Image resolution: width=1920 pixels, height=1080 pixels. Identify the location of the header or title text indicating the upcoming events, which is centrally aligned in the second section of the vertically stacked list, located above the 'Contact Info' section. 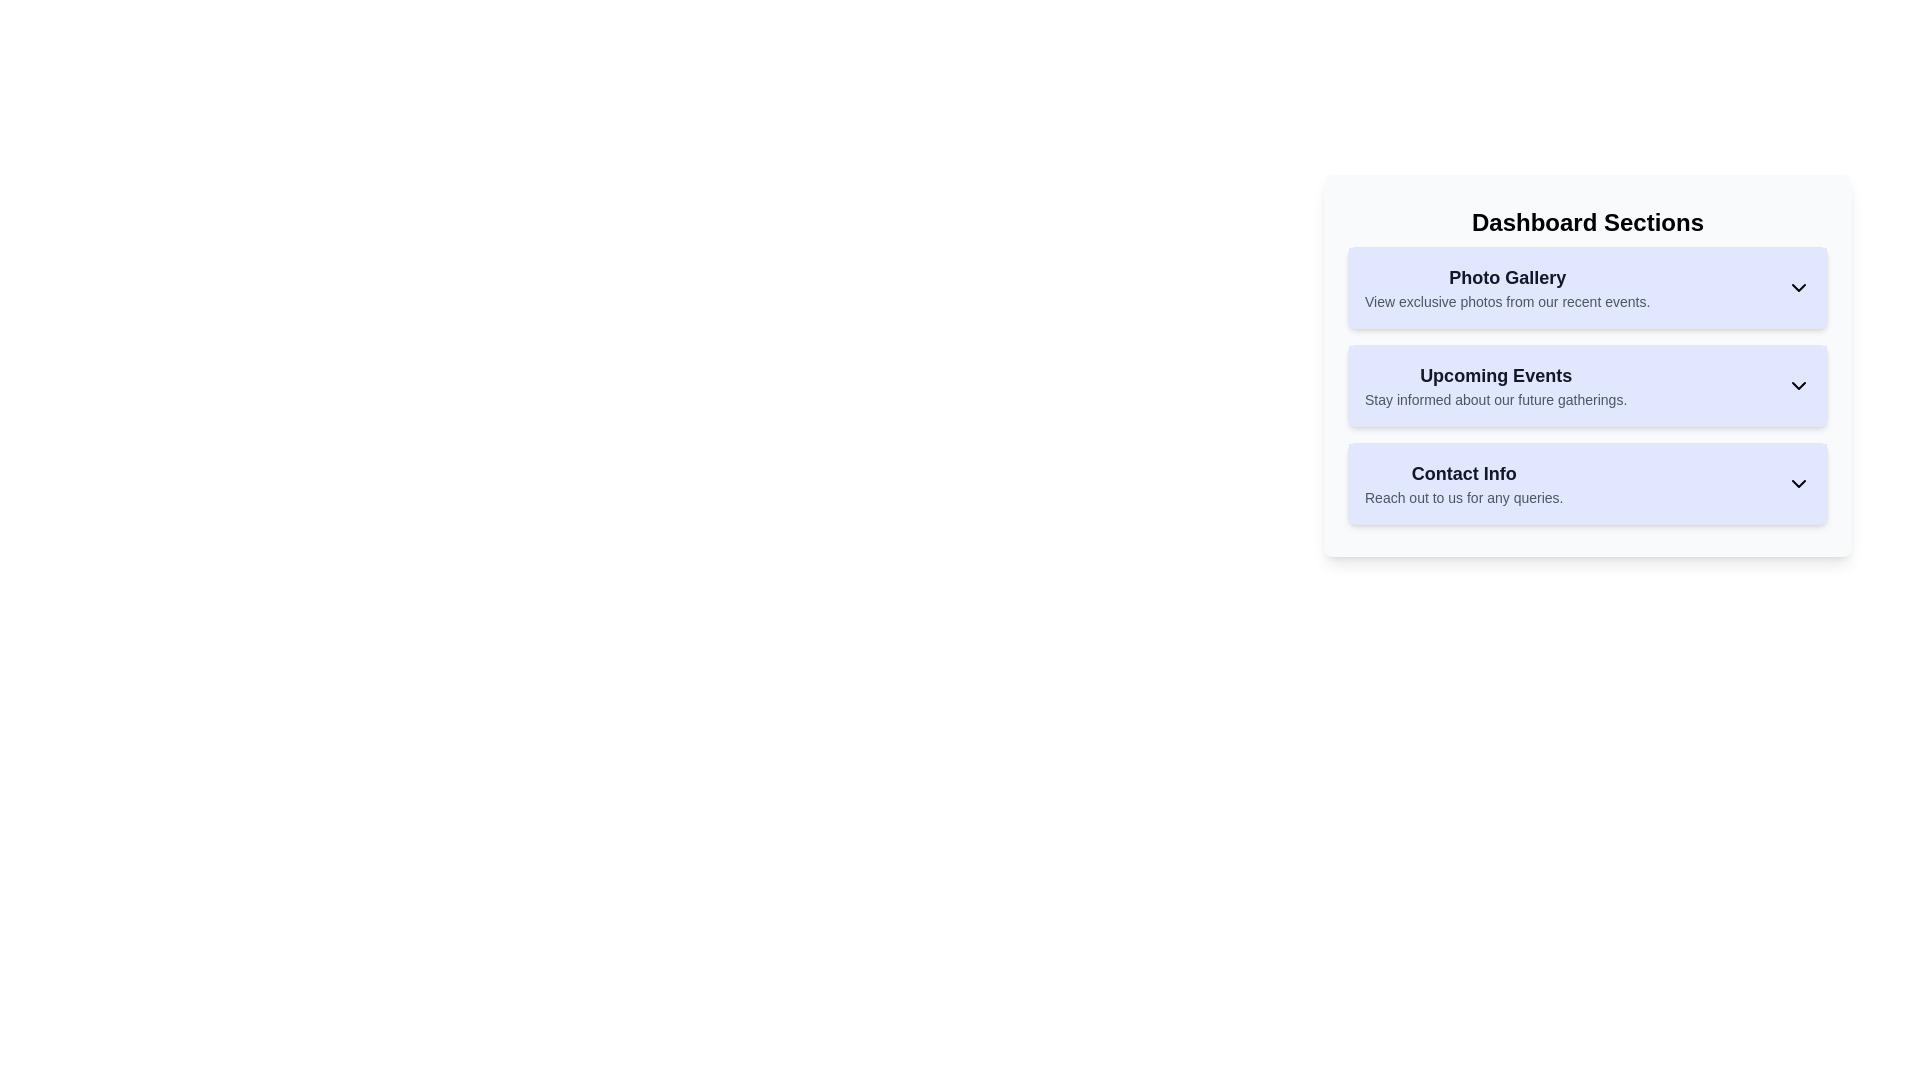
(1496, 375).